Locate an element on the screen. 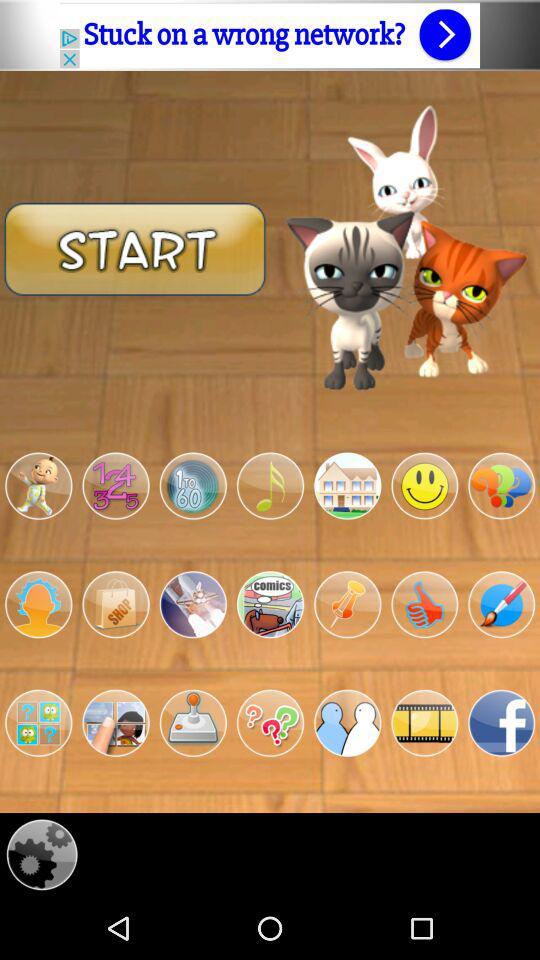 The width and height of the screenshot is (540, 960). application is located at coordinates (346, 722).